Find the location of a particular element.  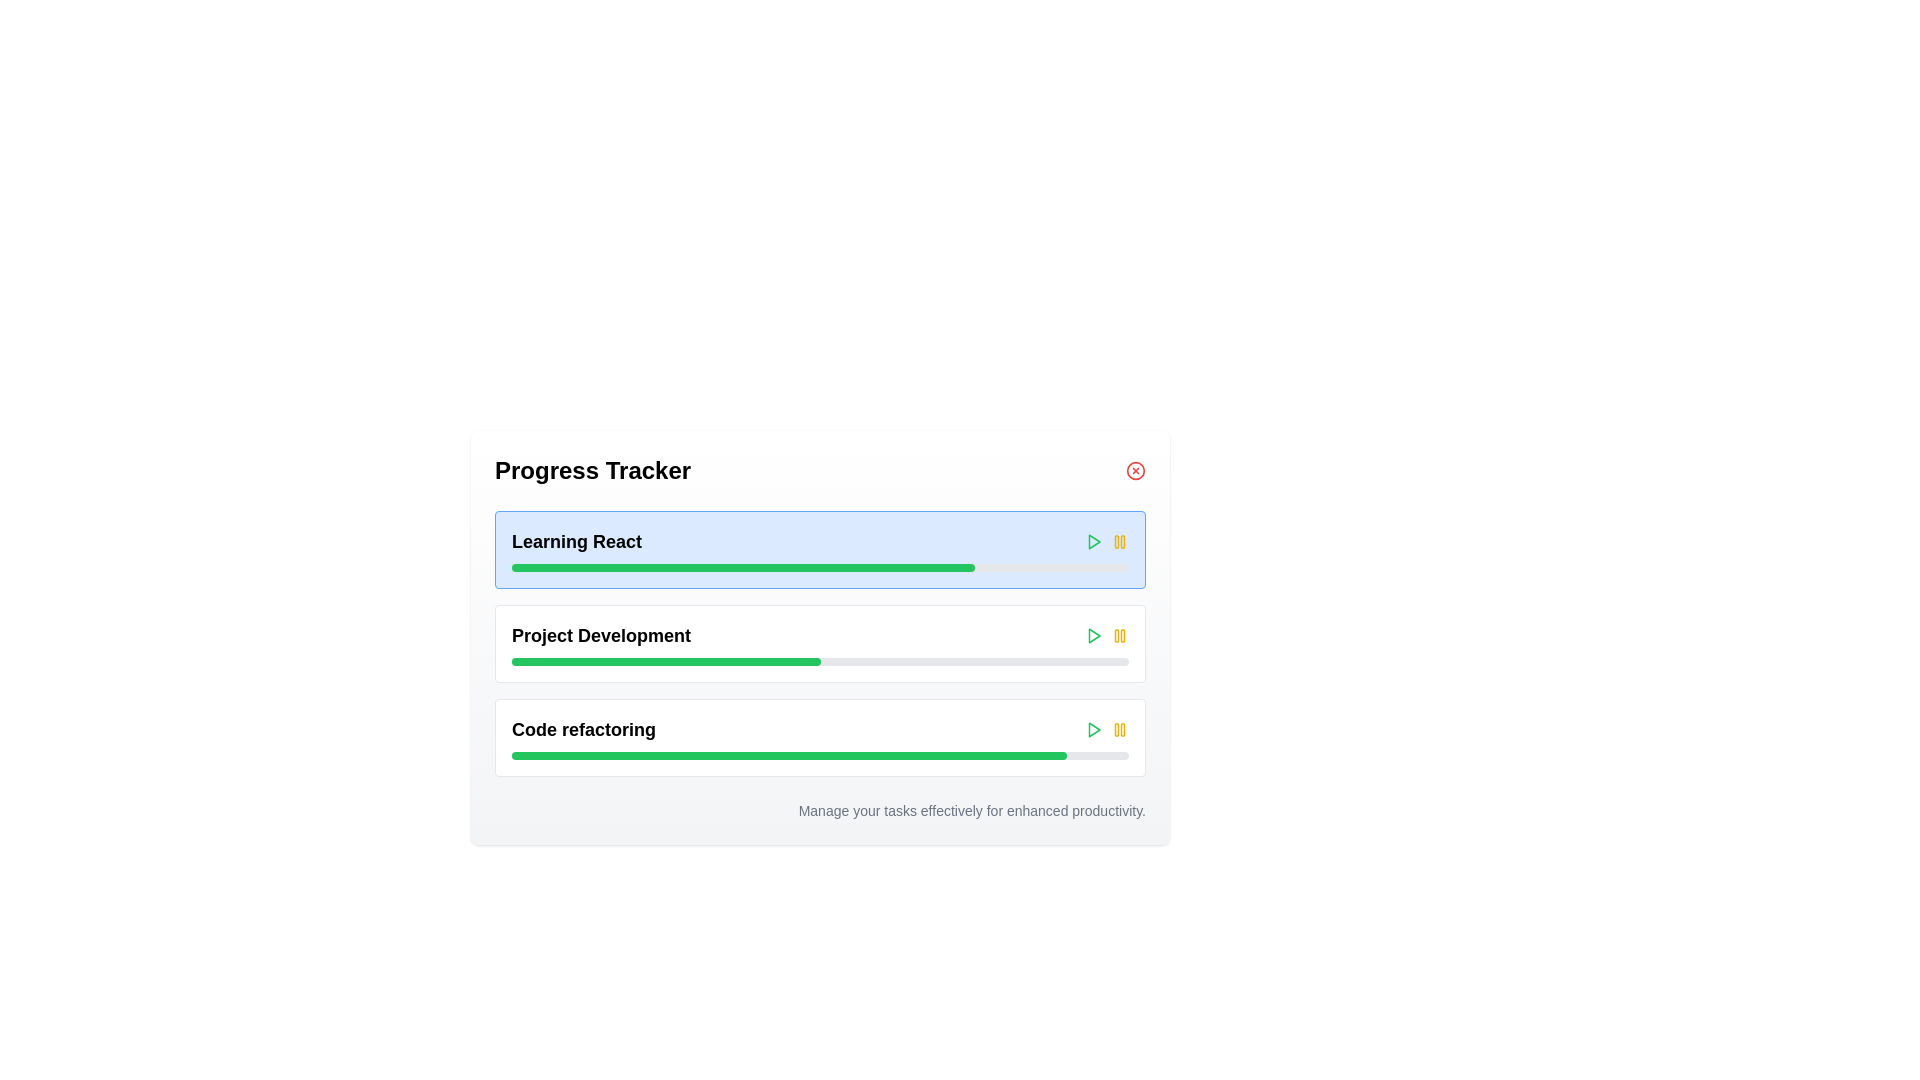

the yellow pause button icon with two vertical bars located is located at coordinates (1118, 542).